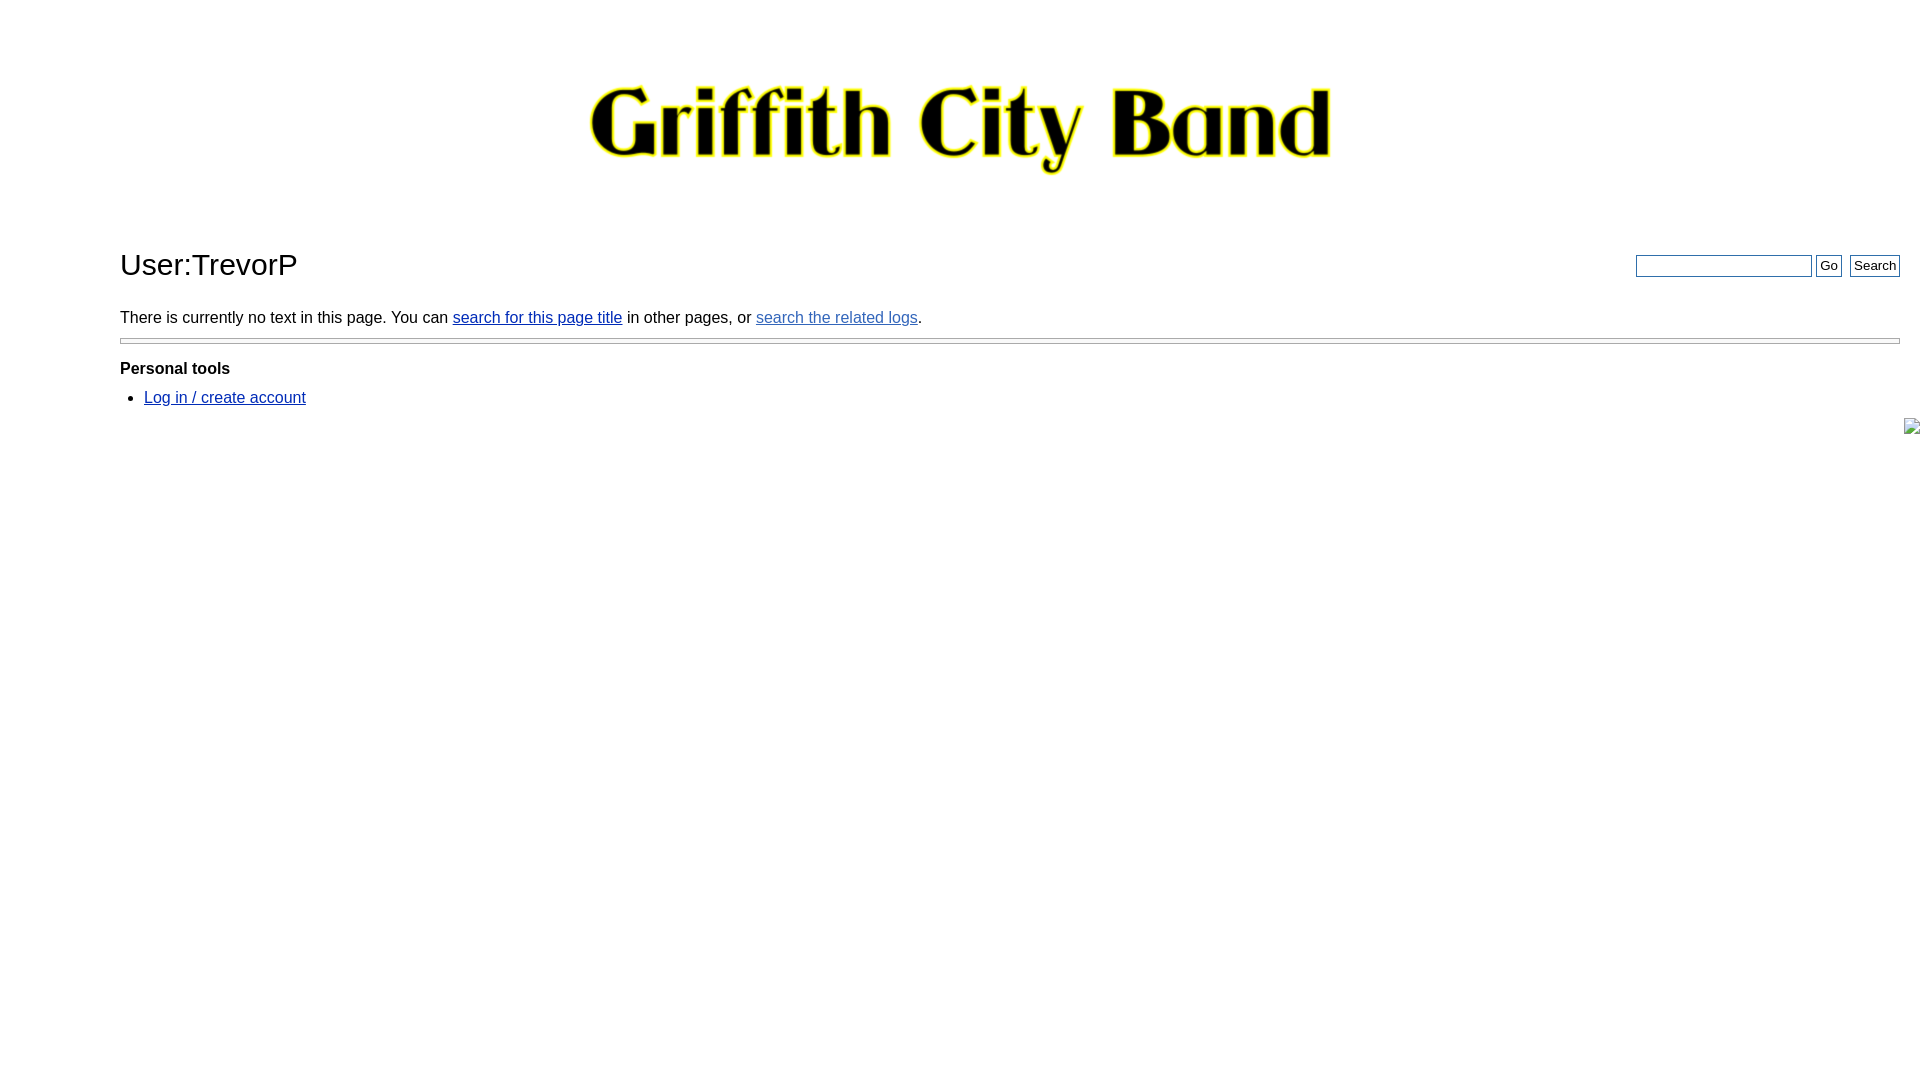 The height and width of the screenshot is (1080, 1920). I want to click on 'Log in / create account', so click(225, 397).